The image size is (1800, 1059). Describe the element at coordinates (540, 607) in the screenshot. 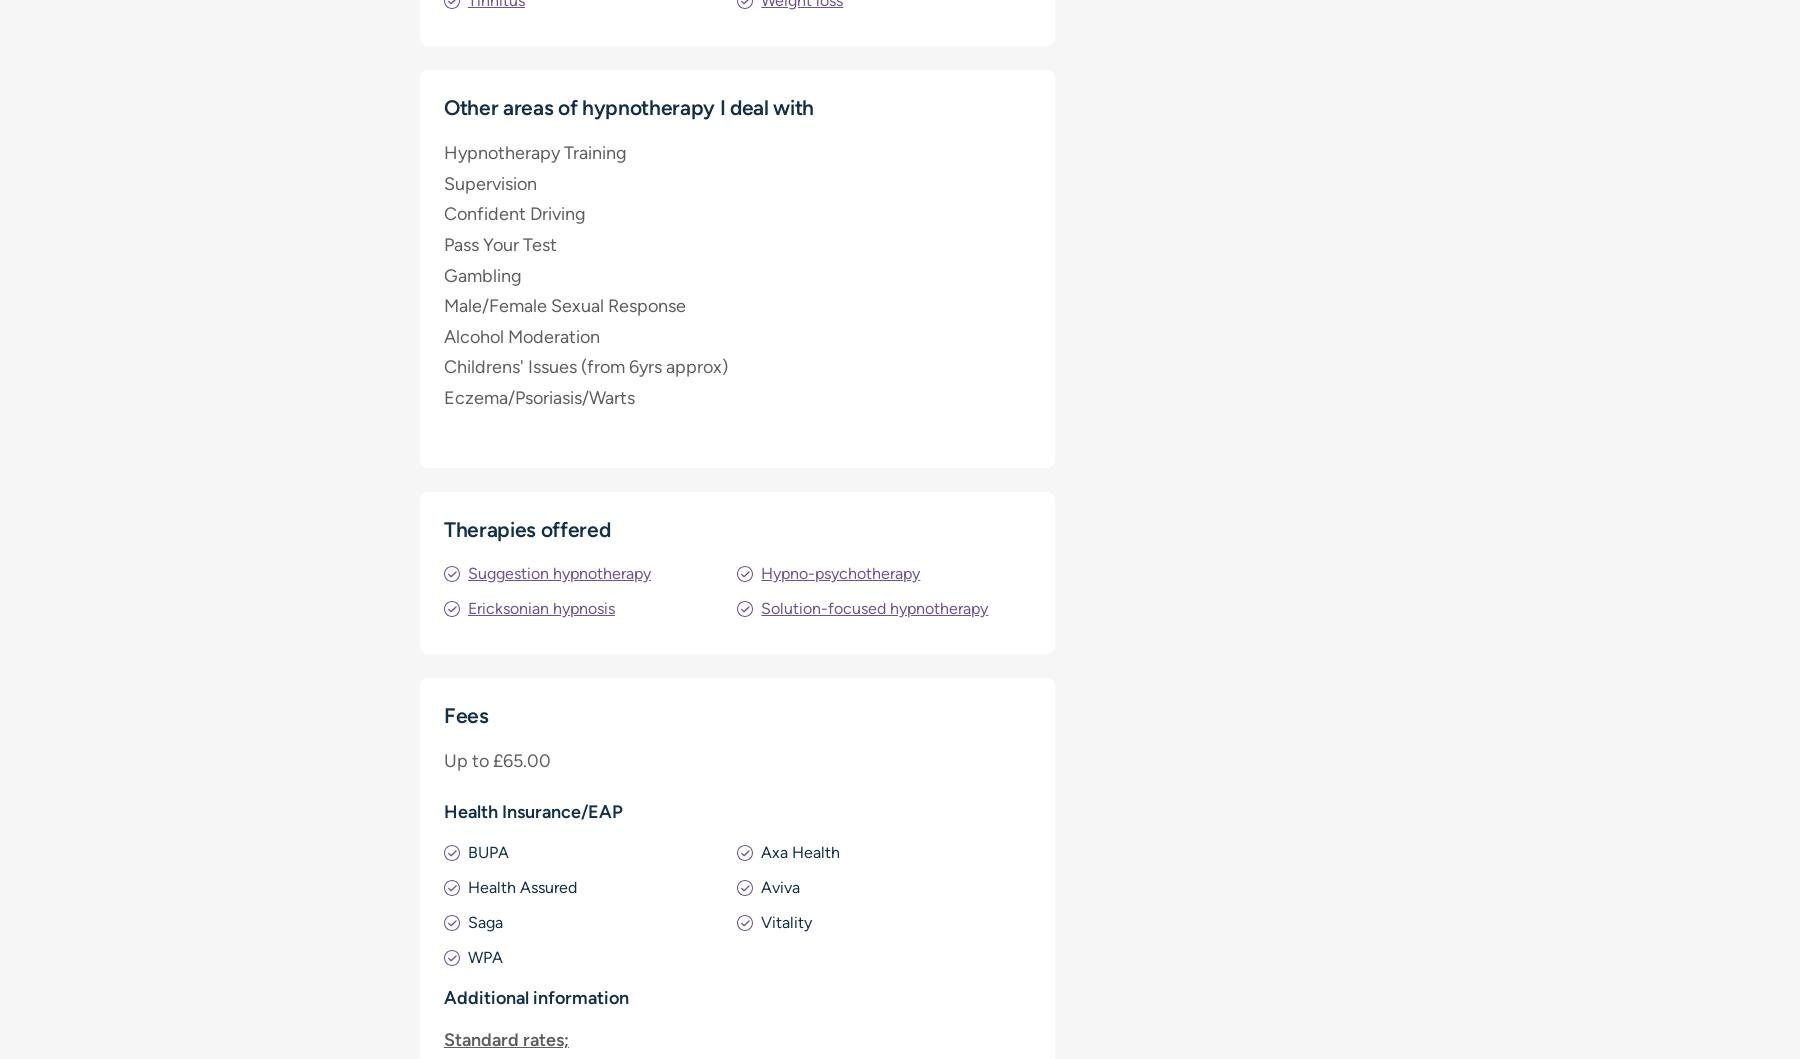

I see `'Ericksonian hypnosis'` at that location.